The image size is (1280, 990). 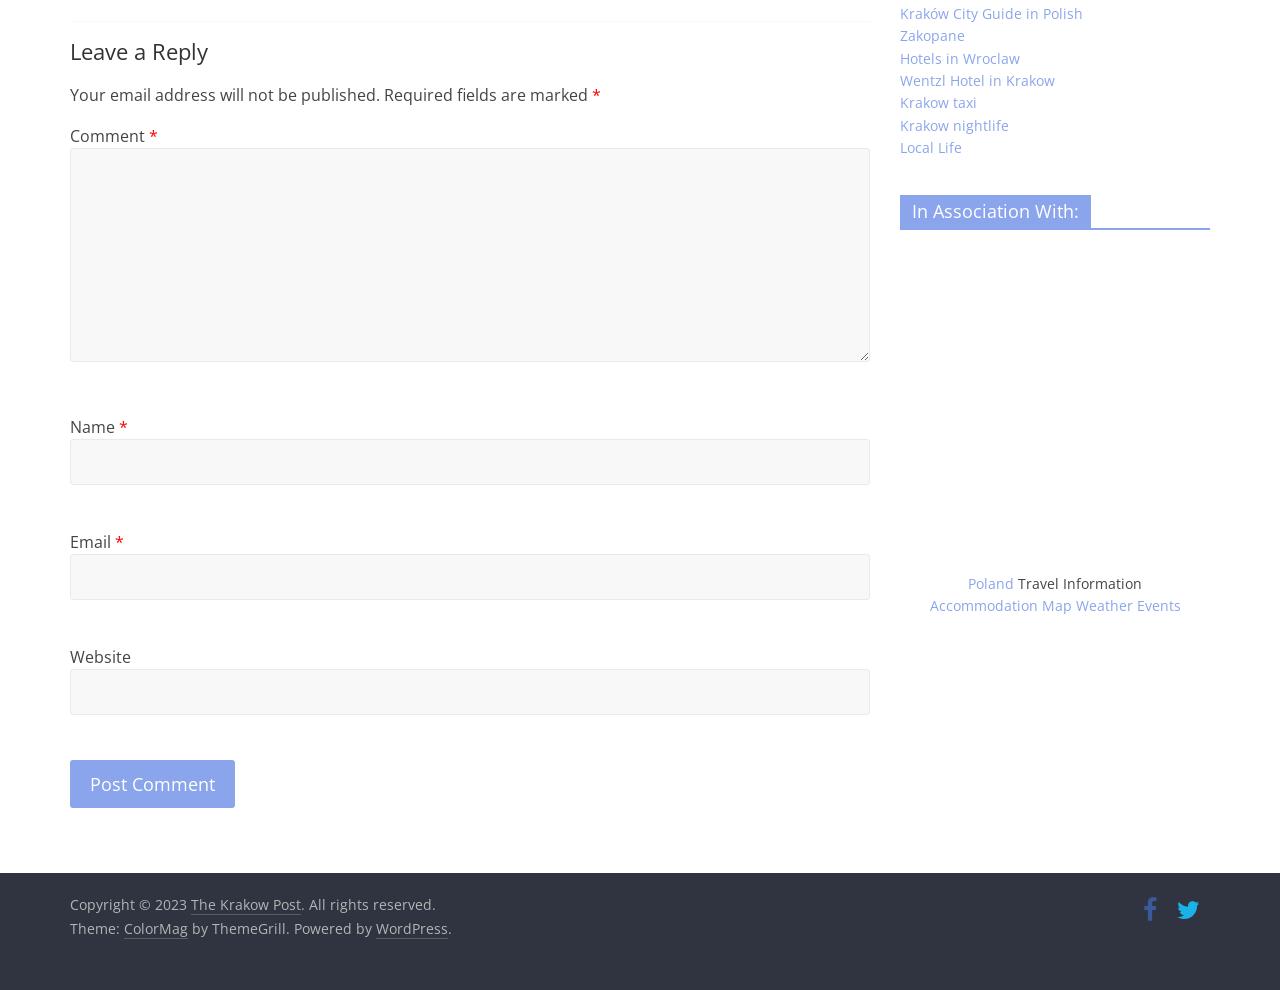 What do you see at coordinates (977, 79) in the screenshot?
I see `'Wentzl Hotel in Krakow'` at bounding box center [977, 79].